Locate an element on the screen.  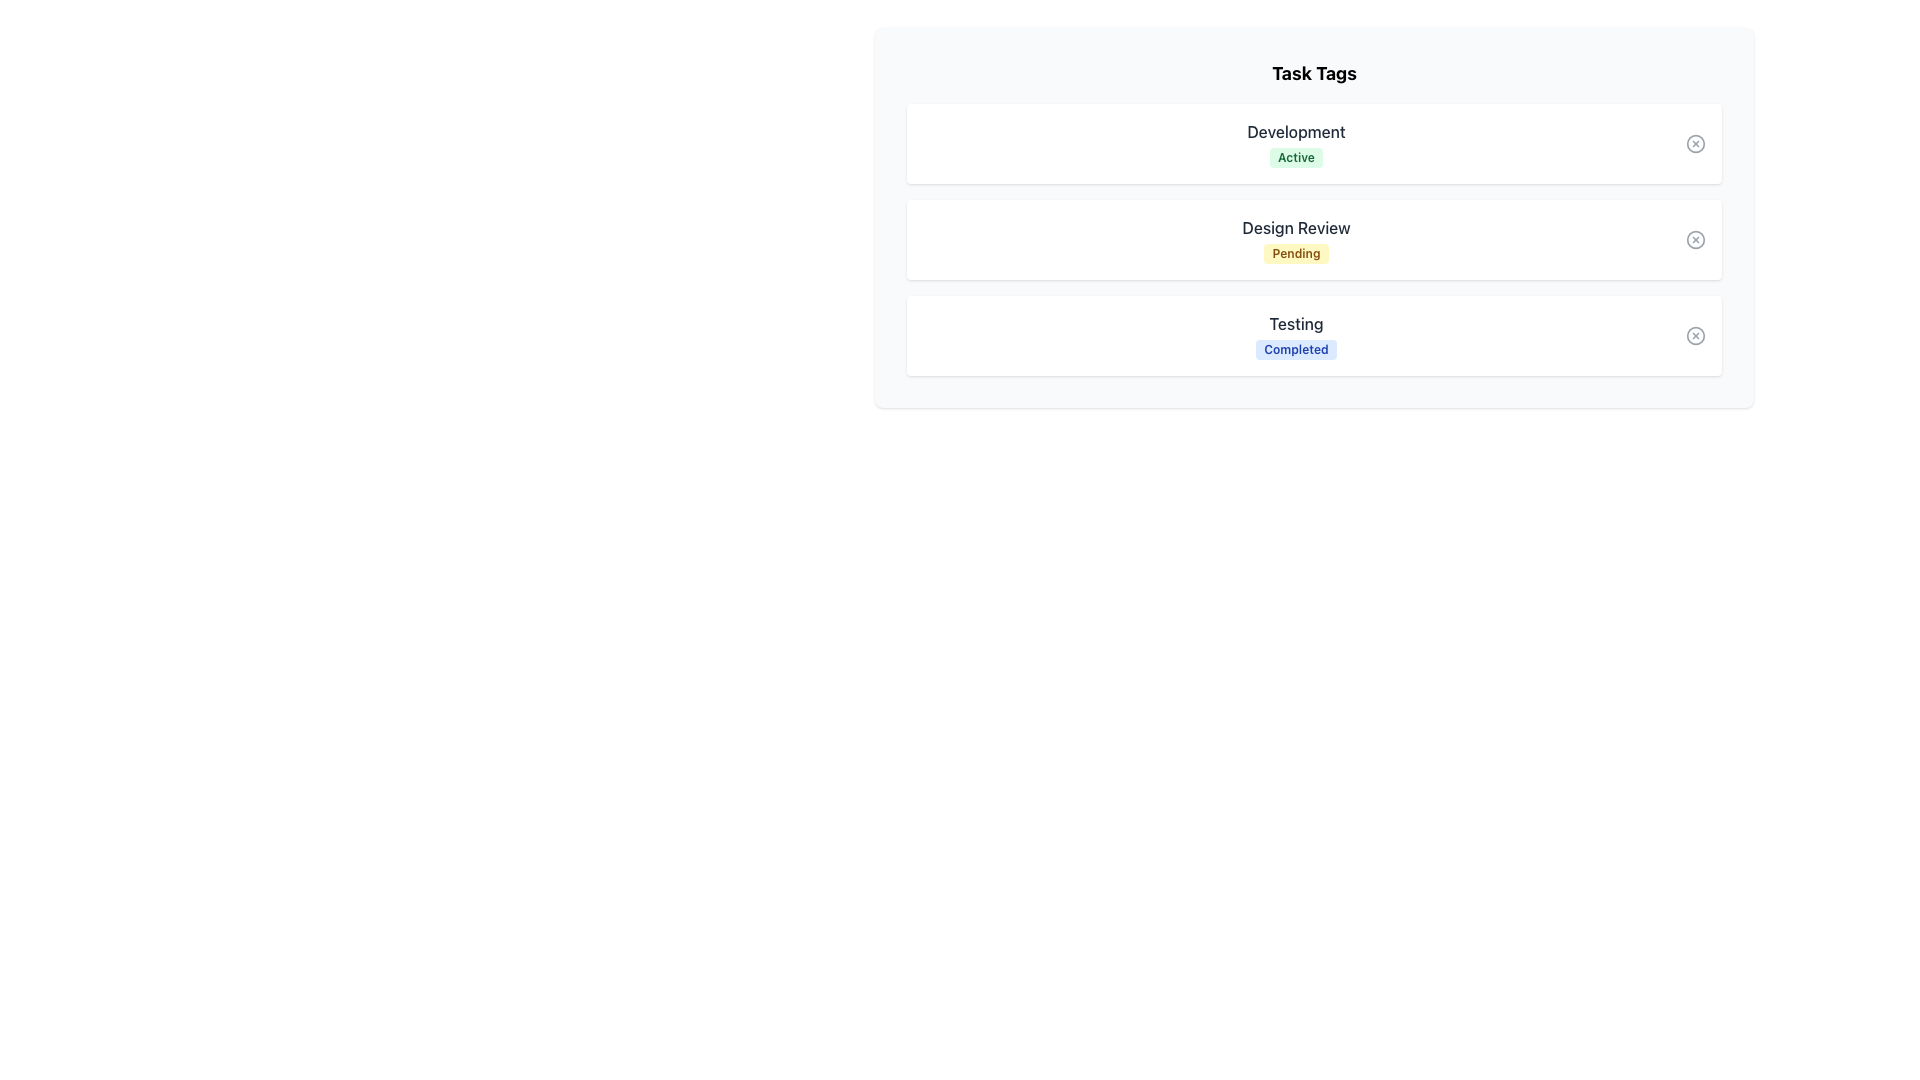
the circular SVG graphic that is part of the 'Development' task icon, located to the far-right of the task row, associated with the 'Active' status label is located at coordinates (1694, 142).